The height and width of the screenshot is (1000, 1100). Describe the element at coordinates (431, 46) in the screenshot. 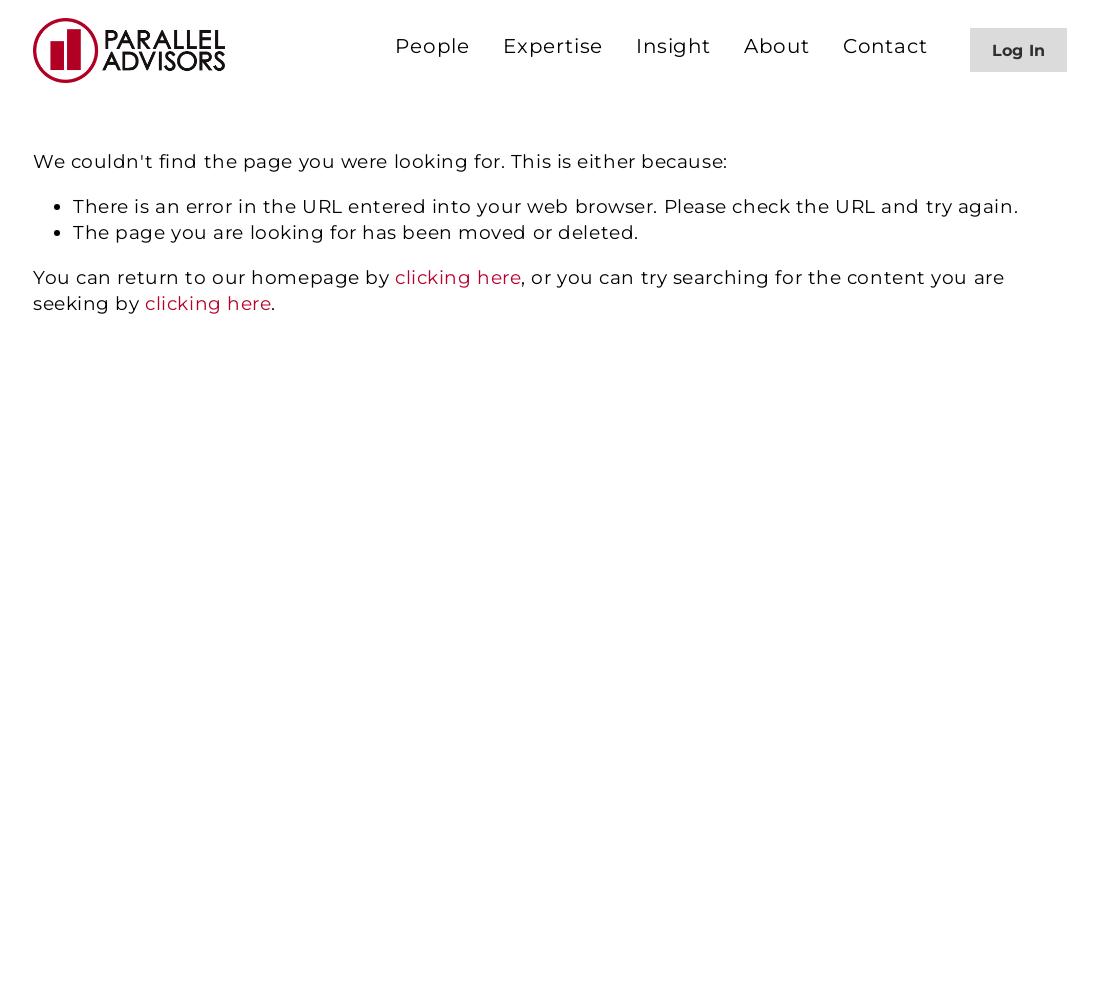

I see `'People'` at that location.